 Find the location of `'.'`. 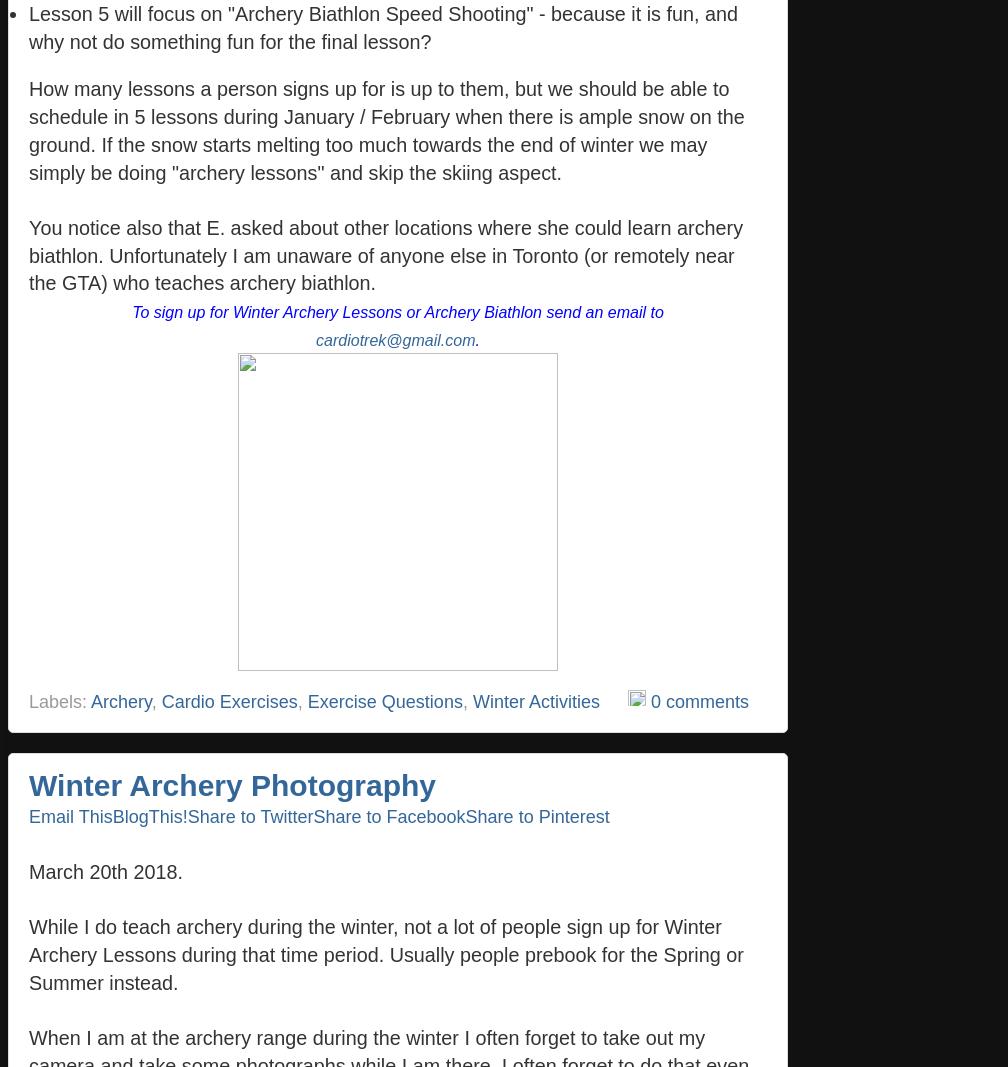

'.' is located at coordinates (476, 339).